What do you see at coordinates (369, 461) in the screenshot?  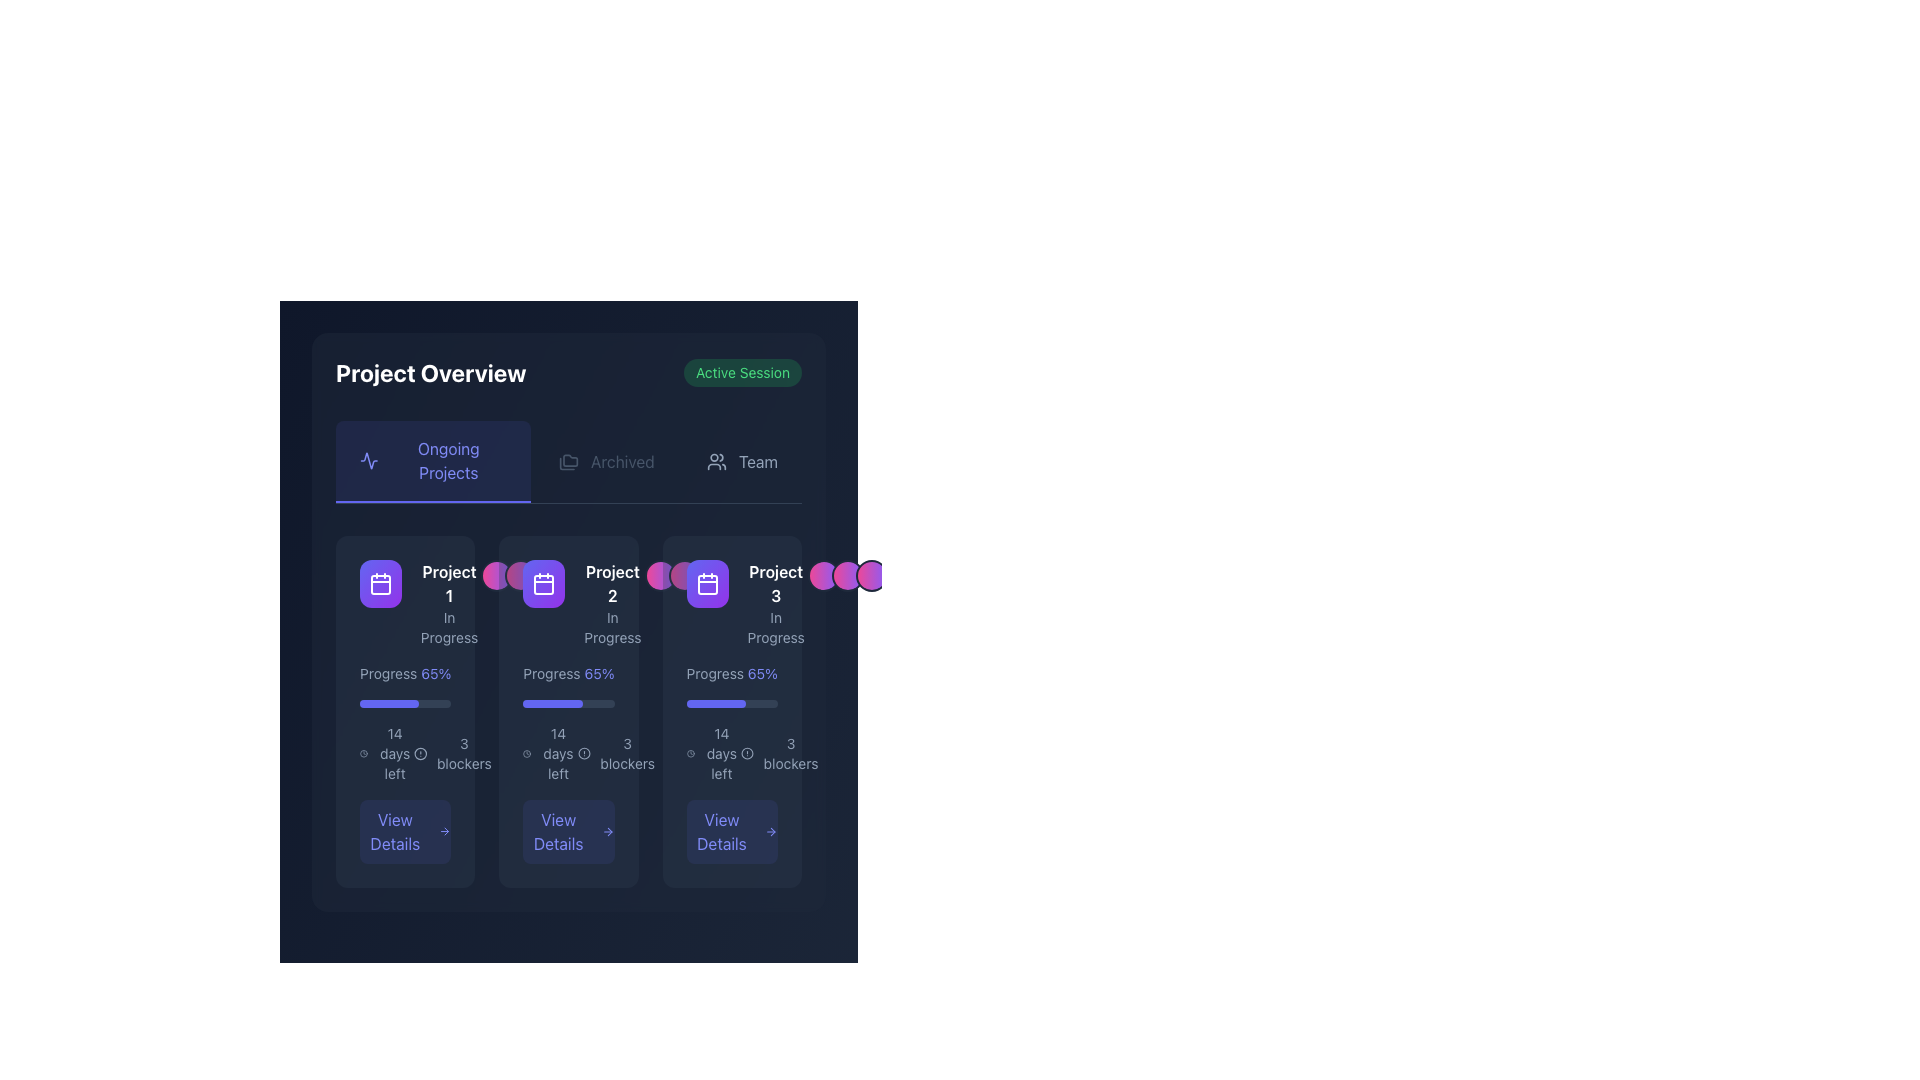 I see `the ongoing activity icon SVG graphic located next to the 'Ongoing Projects' tab label in the top-left corner of the interface` at bounding box center [369, 461].